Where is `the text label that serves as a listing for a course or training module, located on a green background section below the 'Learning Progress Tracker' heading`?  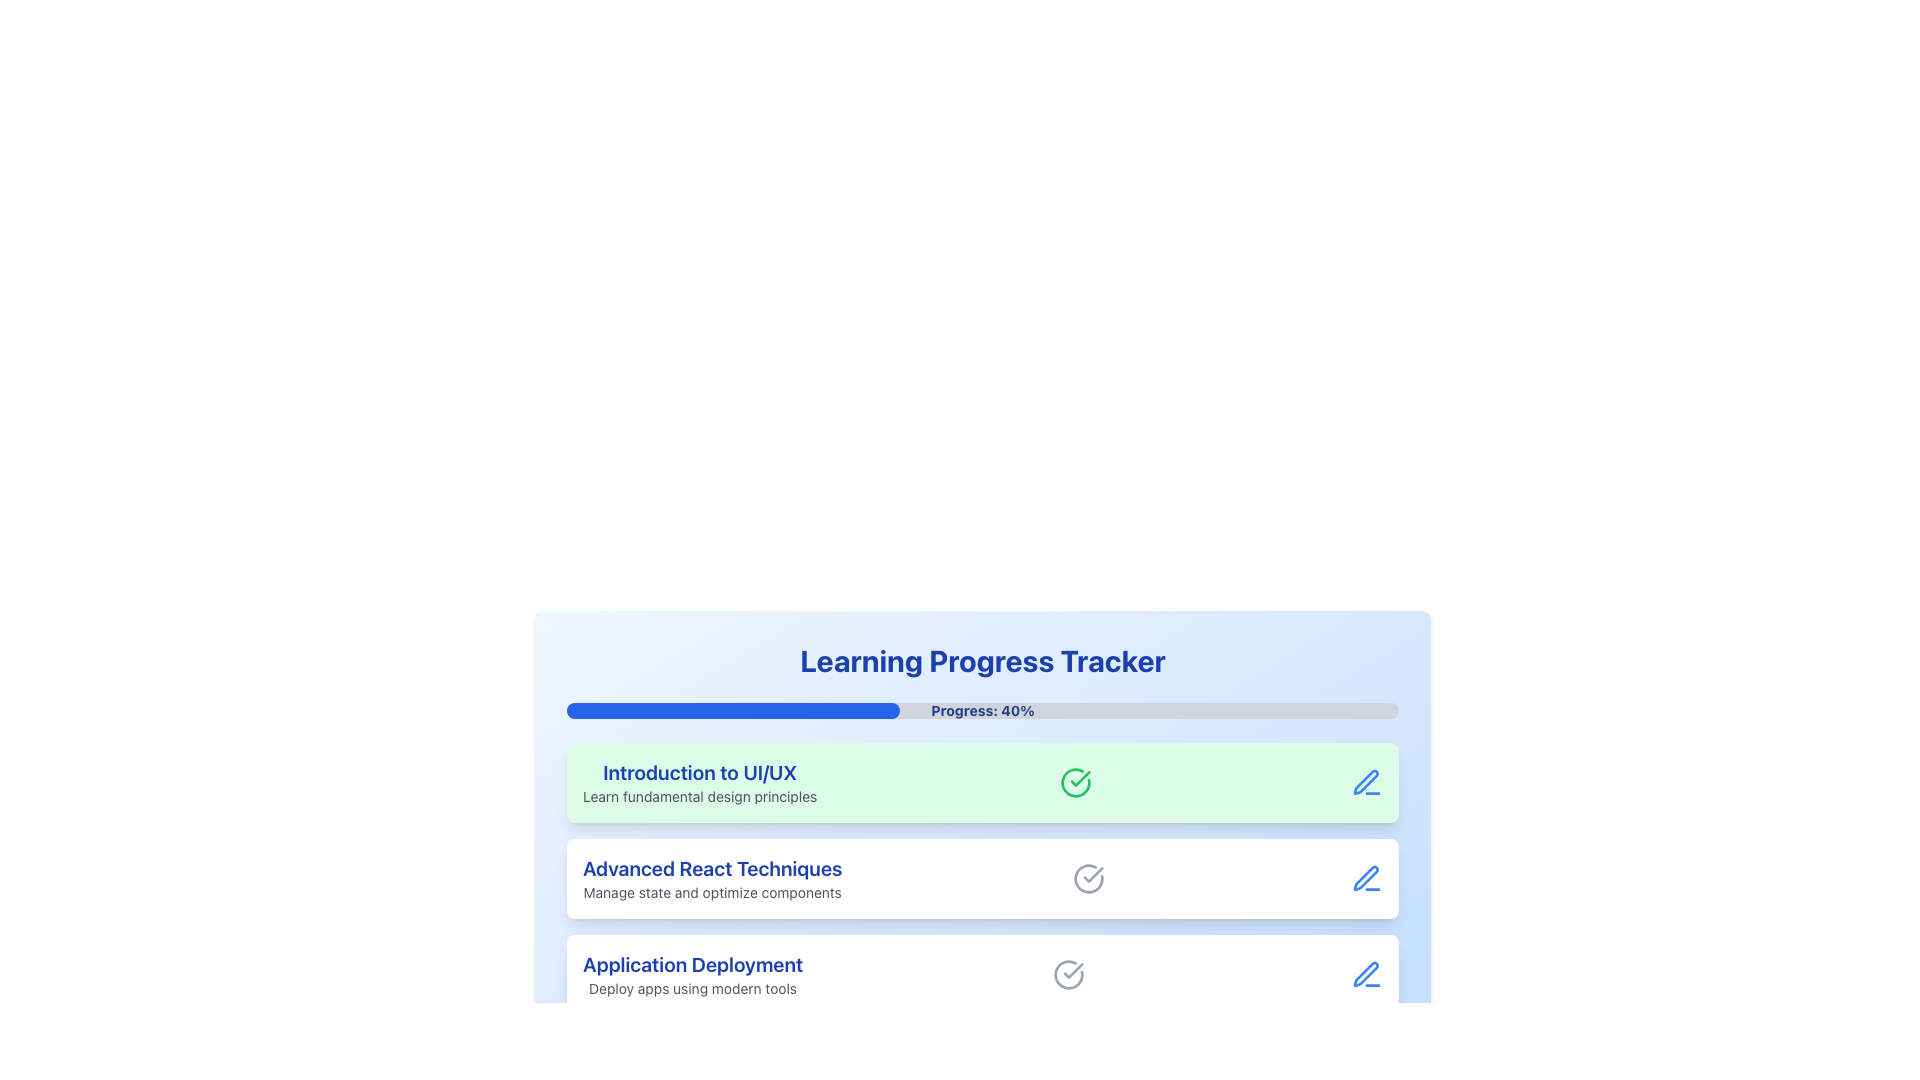 the text label that serves as a listing for a course or training module, located on a green background section below the 'Learning Progress Tracker' heading is located at coordinates (700, 782).